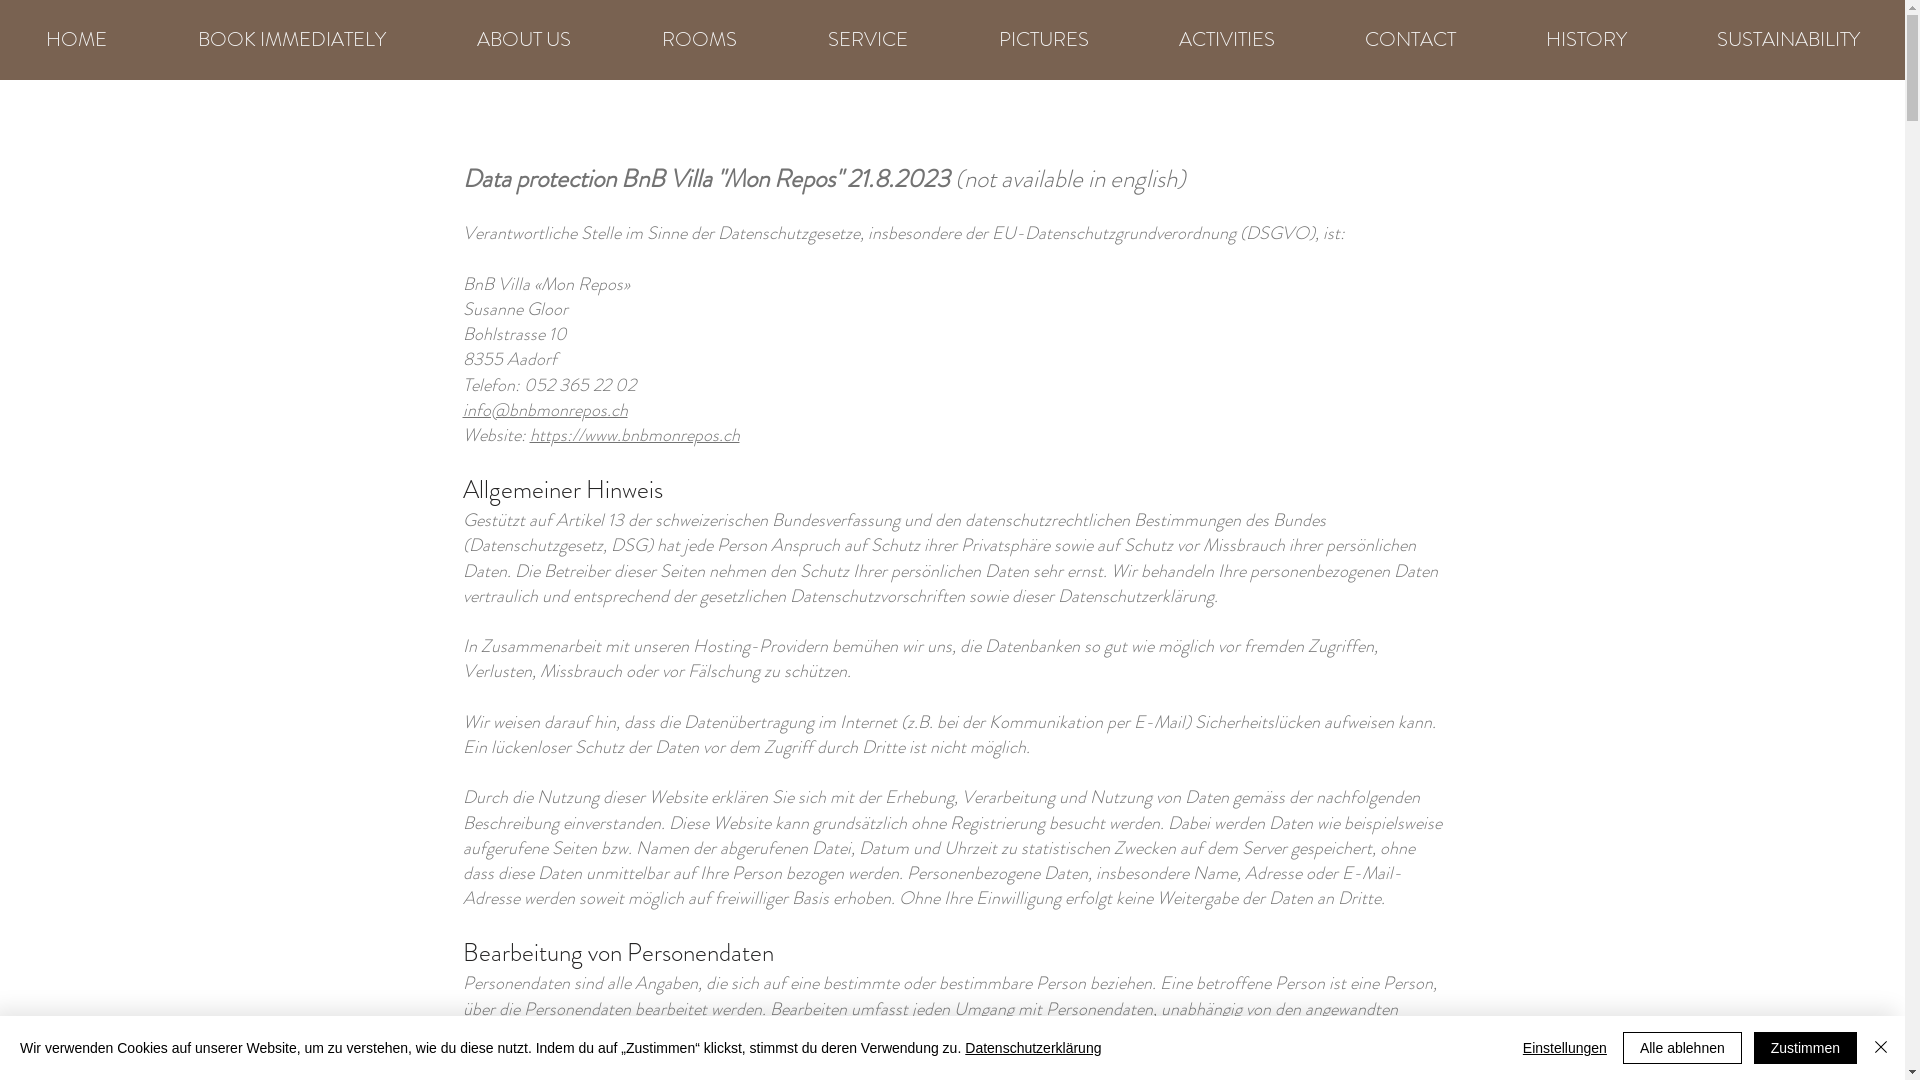  I want to click on 'Zustimmen', so click(1805, 1047).